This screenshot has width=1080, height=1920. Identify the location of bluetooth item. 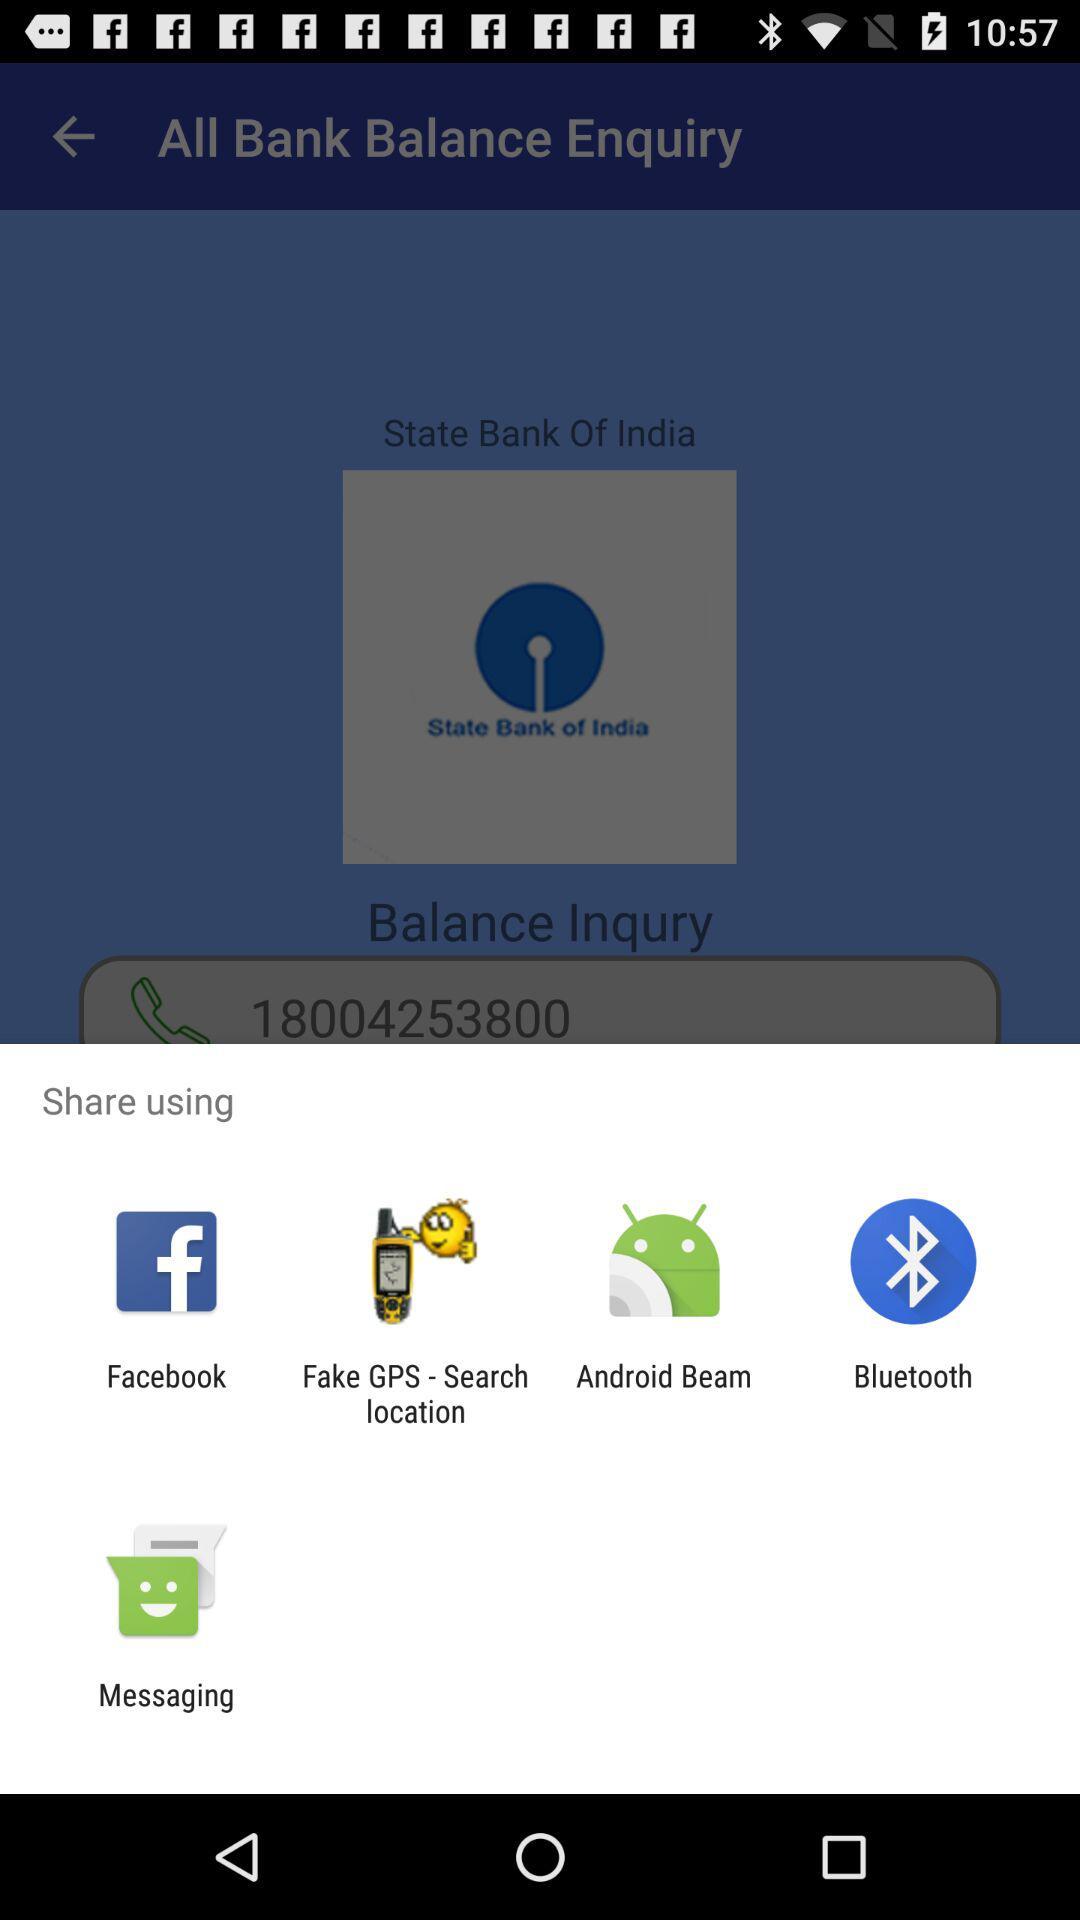
(913, 1392).